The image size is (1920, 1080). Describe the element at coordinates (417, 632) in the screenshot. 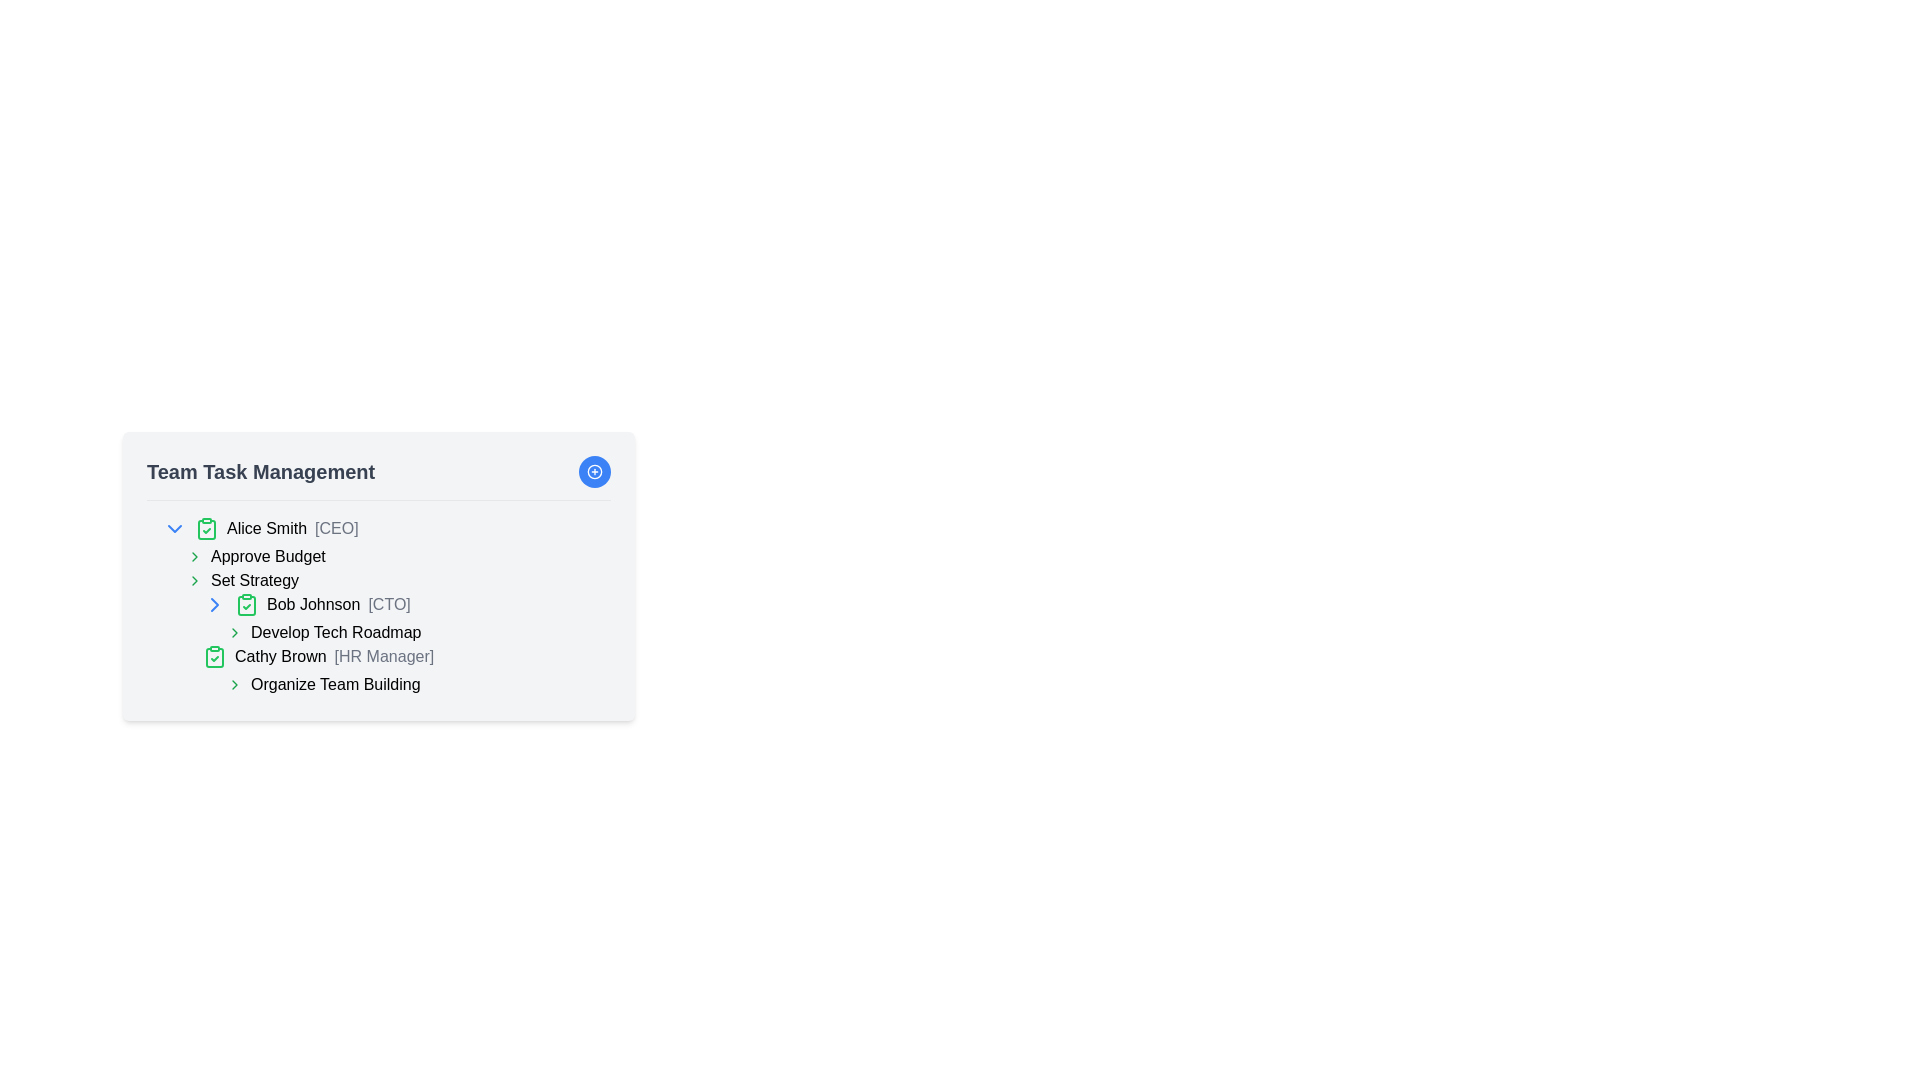

I see `the text label associated with the icon under 'Bob Johnson [CTO]' in the 'Team Task Management' panel` at that location.